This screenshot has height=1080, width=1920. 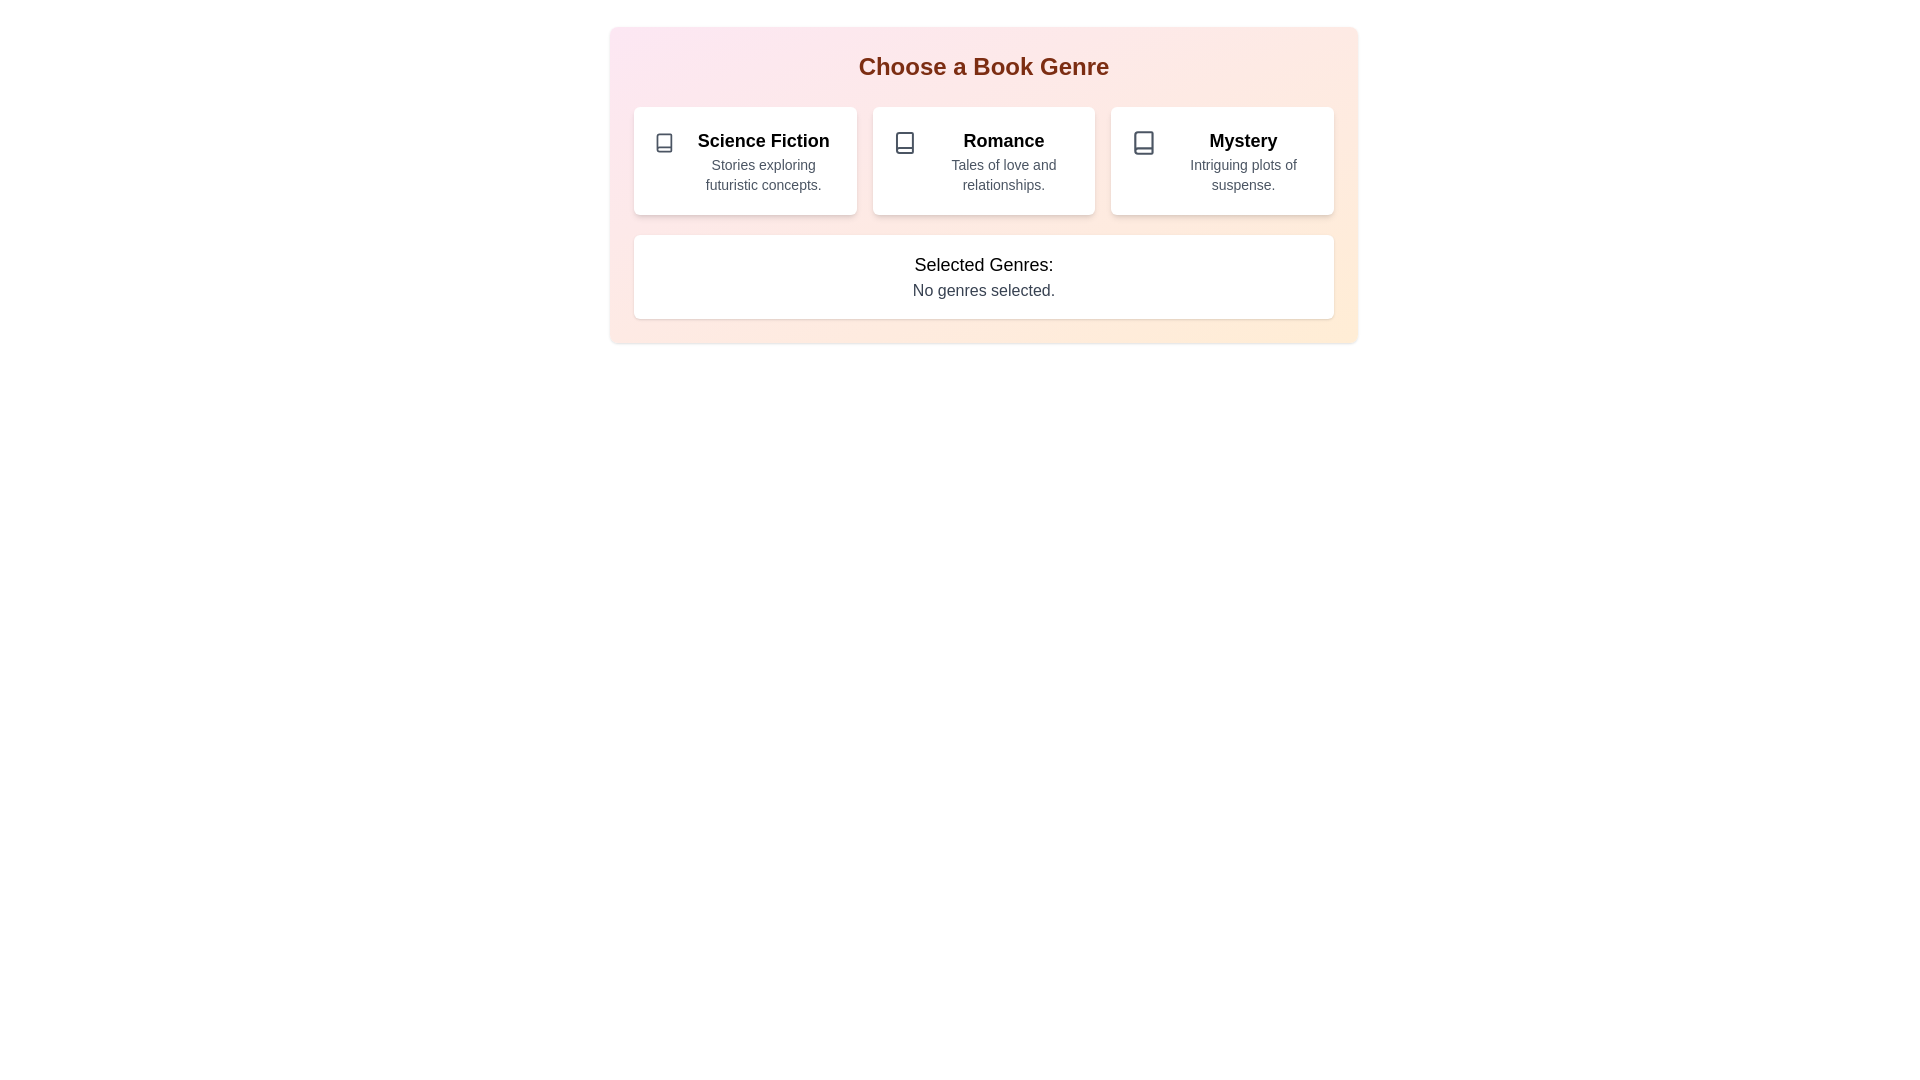 I want to click on the stylized book icon in the 'Mystery' genre selection panel, which is the third box in a horizontal layout of book genres, so click(x=1144, y=141).